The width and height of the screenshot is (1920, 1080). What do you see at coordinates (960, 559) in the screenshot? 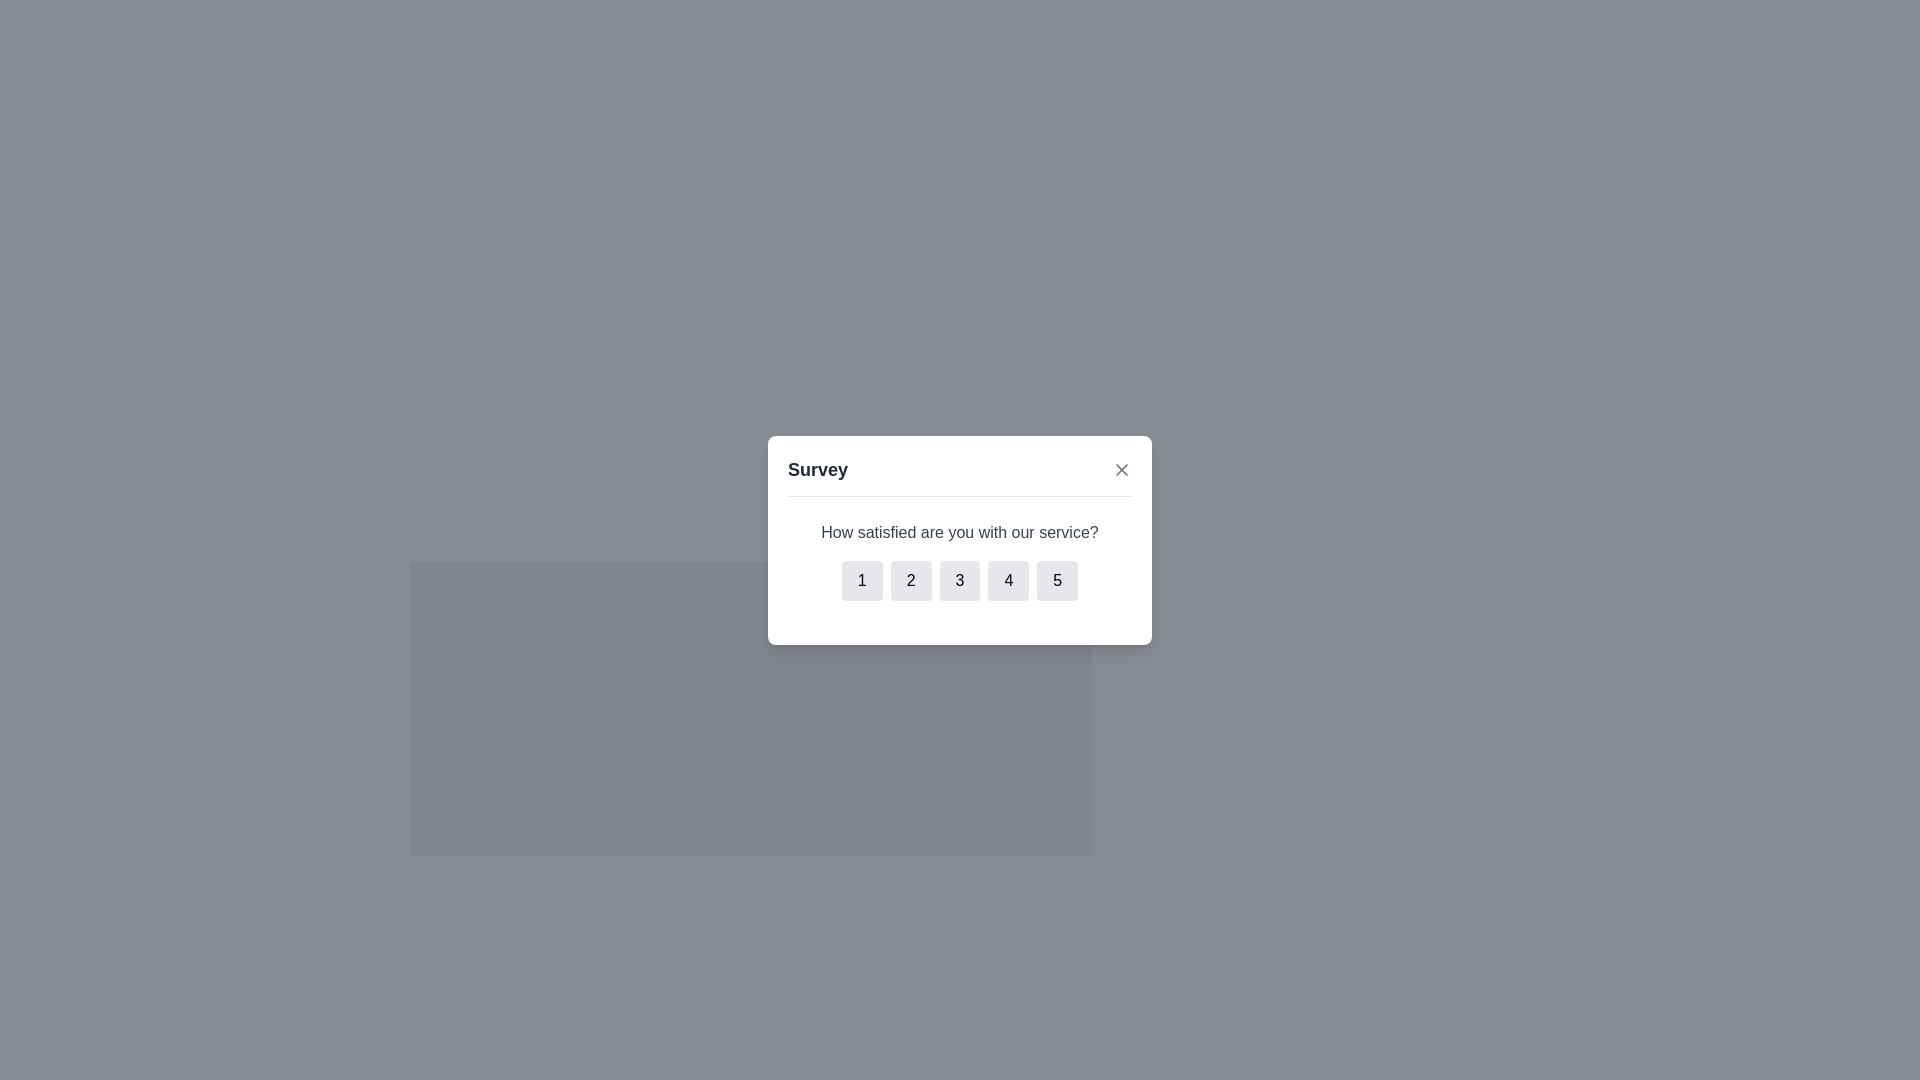
I see `the satisfaction rating scale question located at the center of the survey dialog box to provide clarification` at bounding box center [960, 559].